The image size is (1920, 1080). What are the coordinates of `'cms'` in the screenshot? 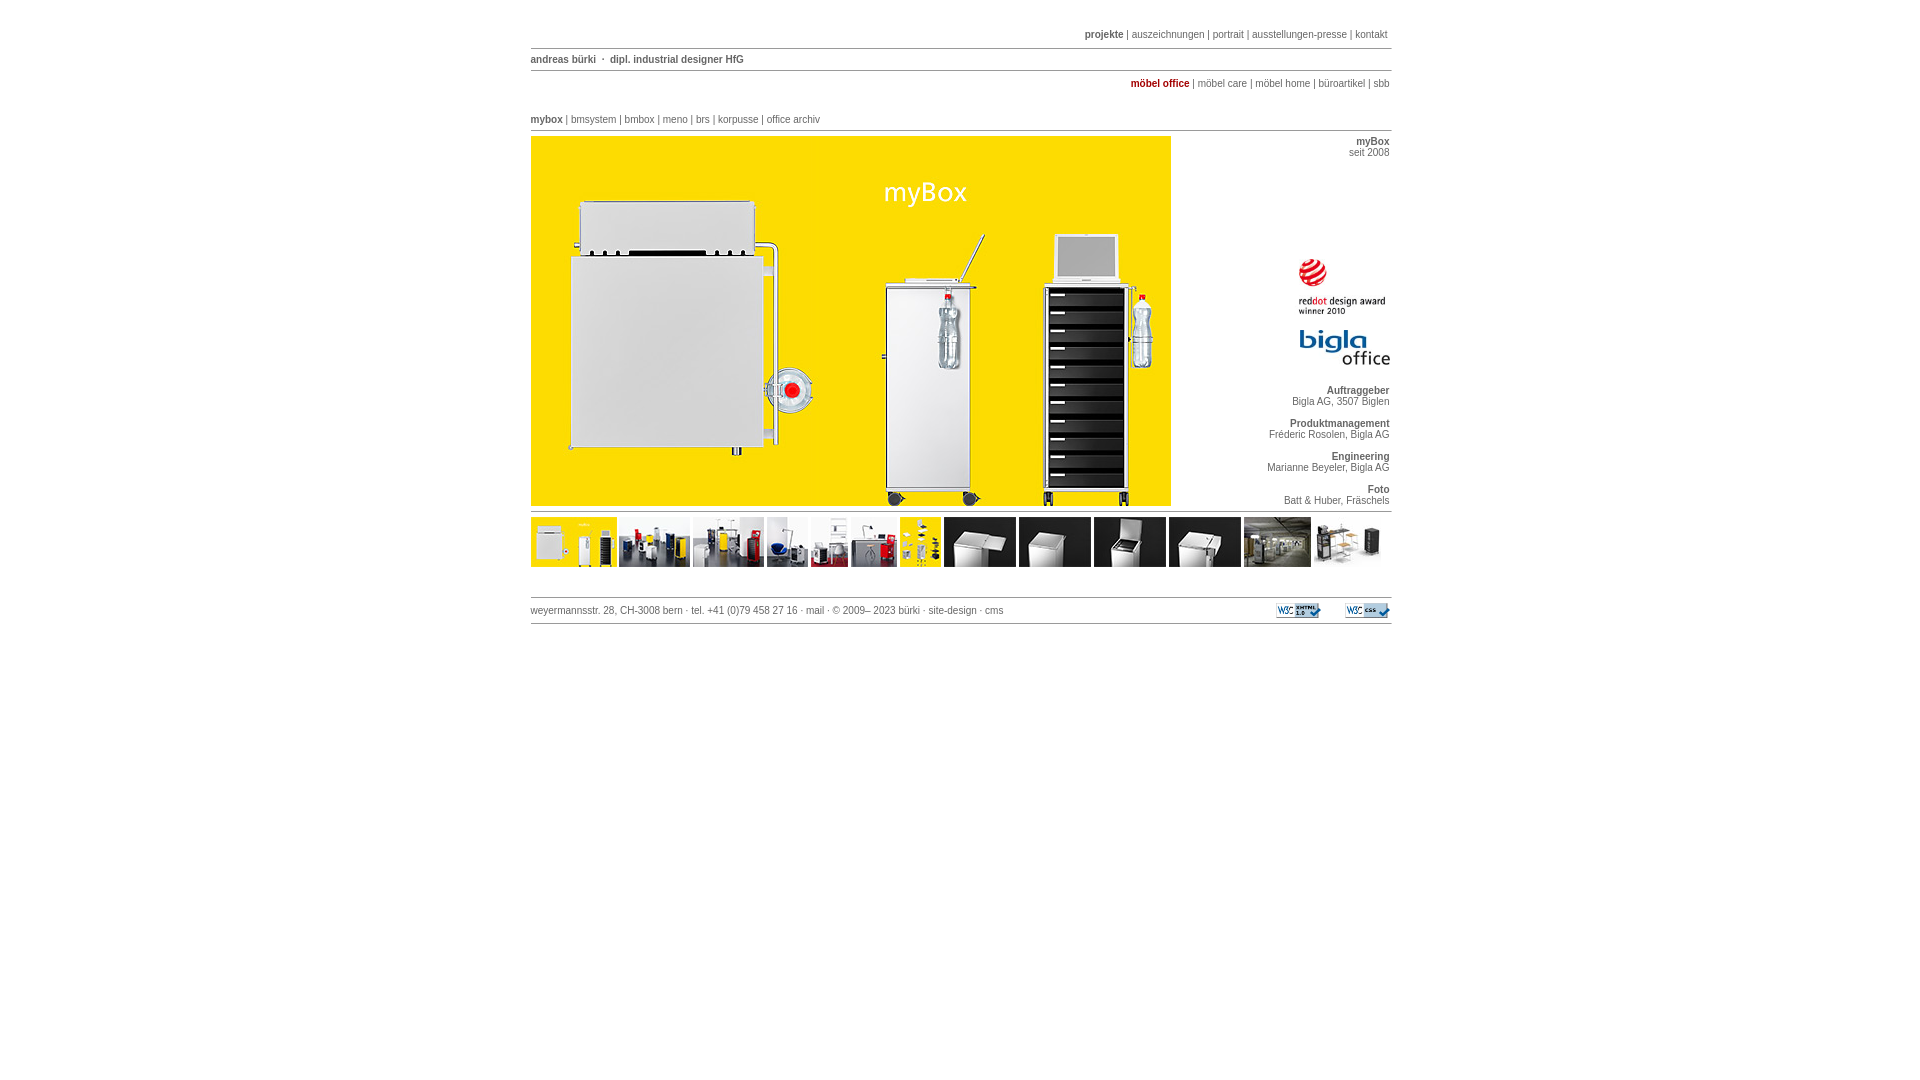 It's located at (993, 609).